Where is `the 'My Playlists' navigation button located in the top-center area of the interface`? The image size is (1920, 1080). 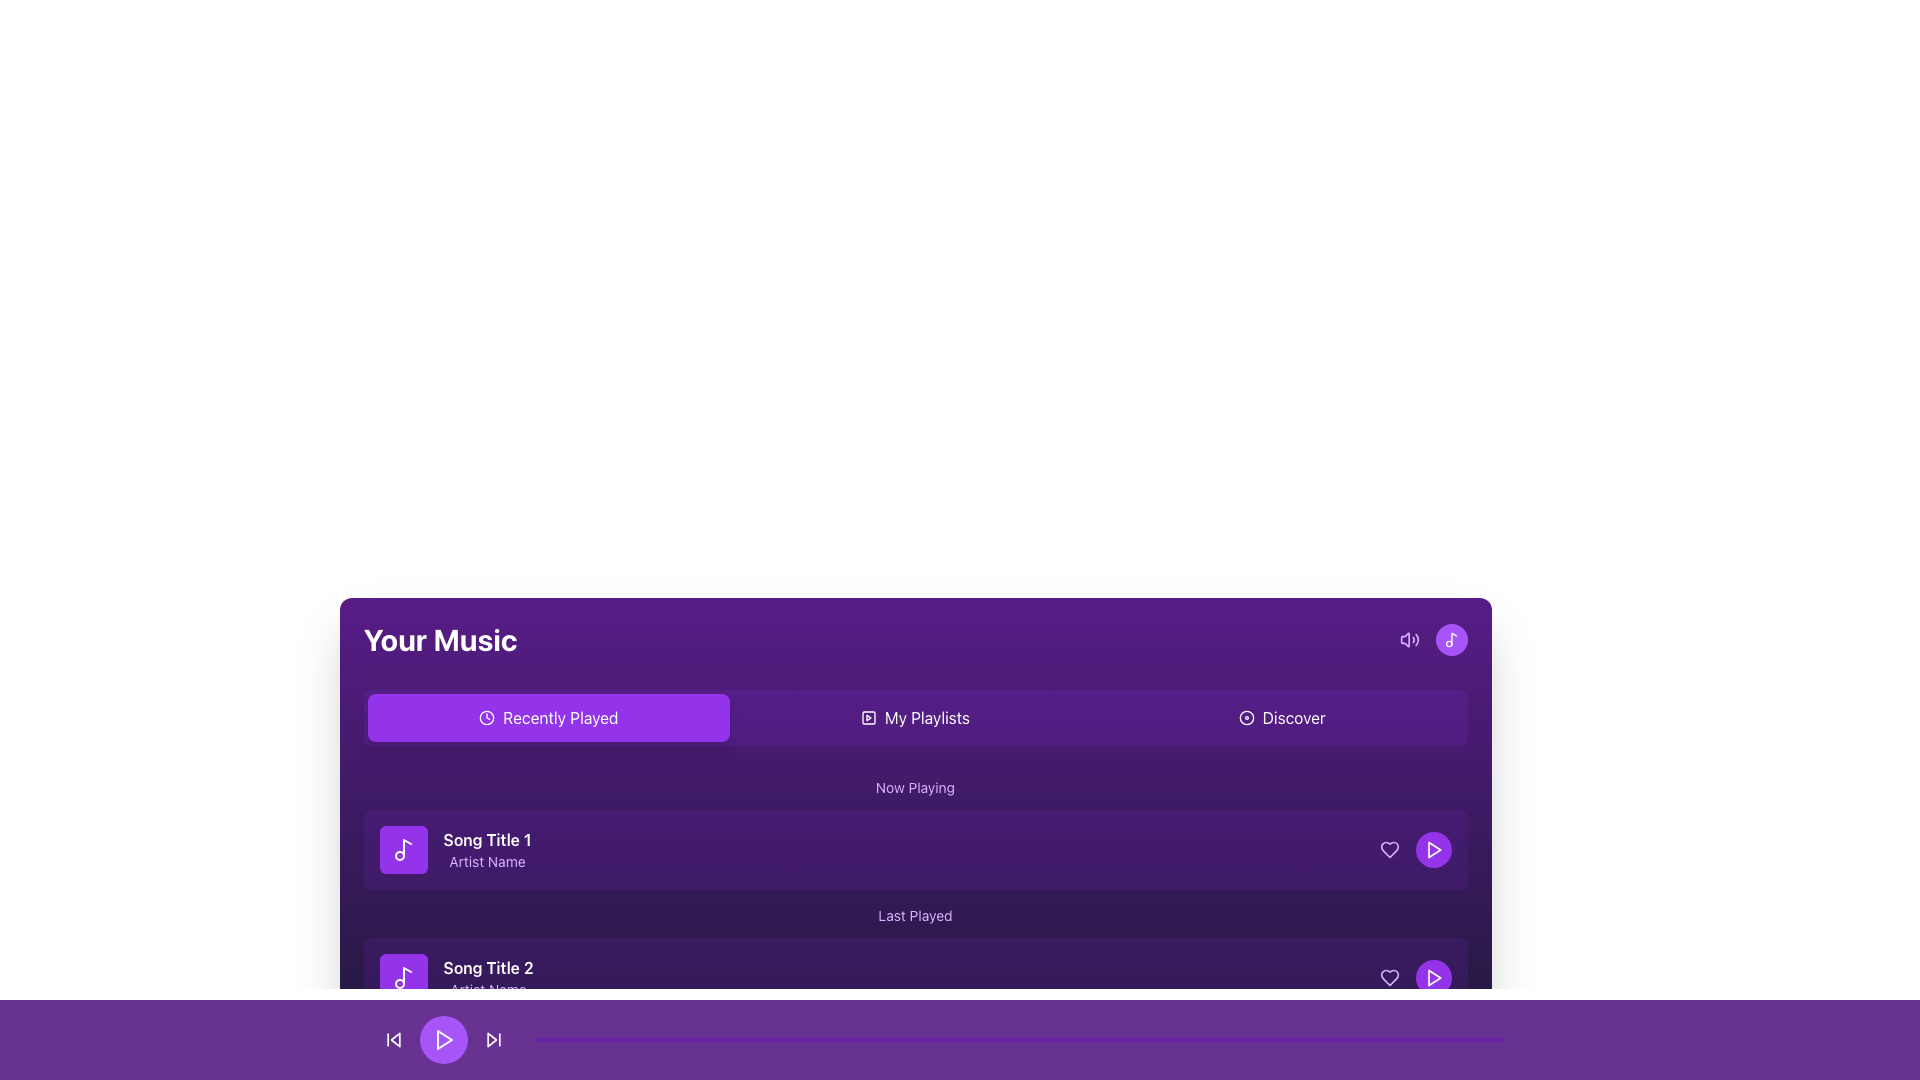
the 'My Playlists' navigation button located in the top-center area of the interface is located at coordinates (914, 716).